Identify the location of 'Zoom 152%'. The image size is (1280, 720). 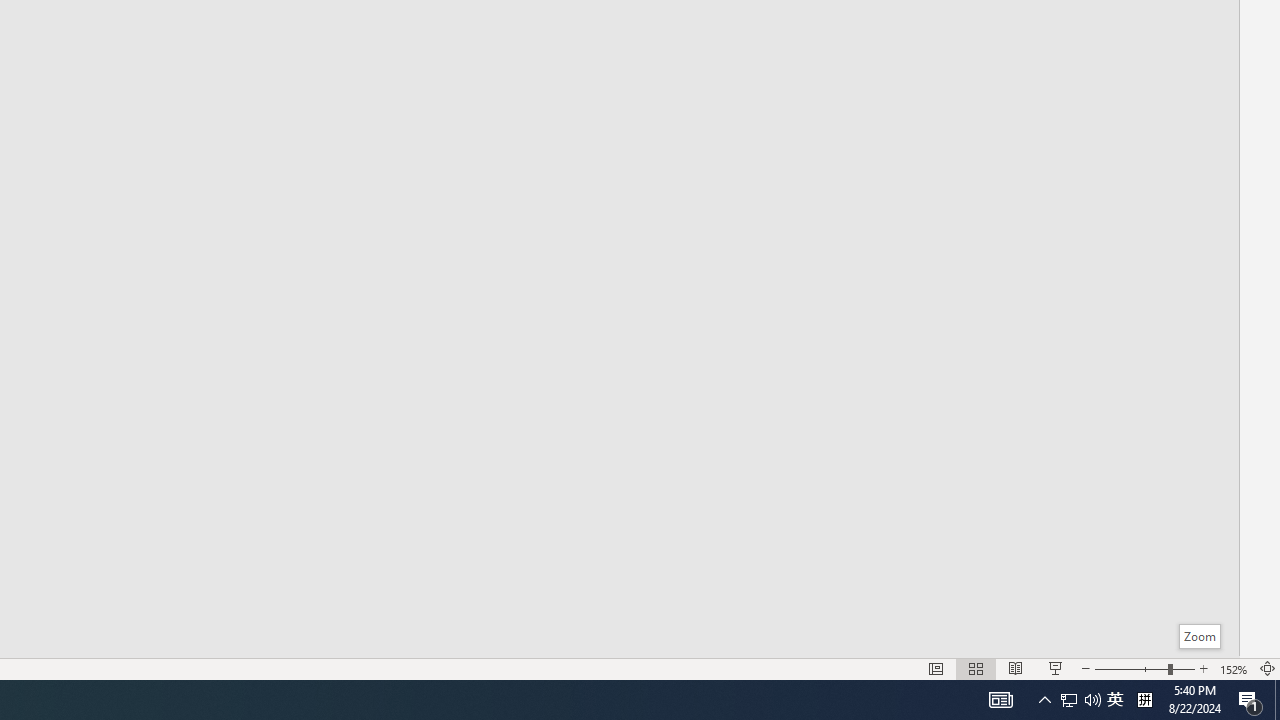
(1233, 669).